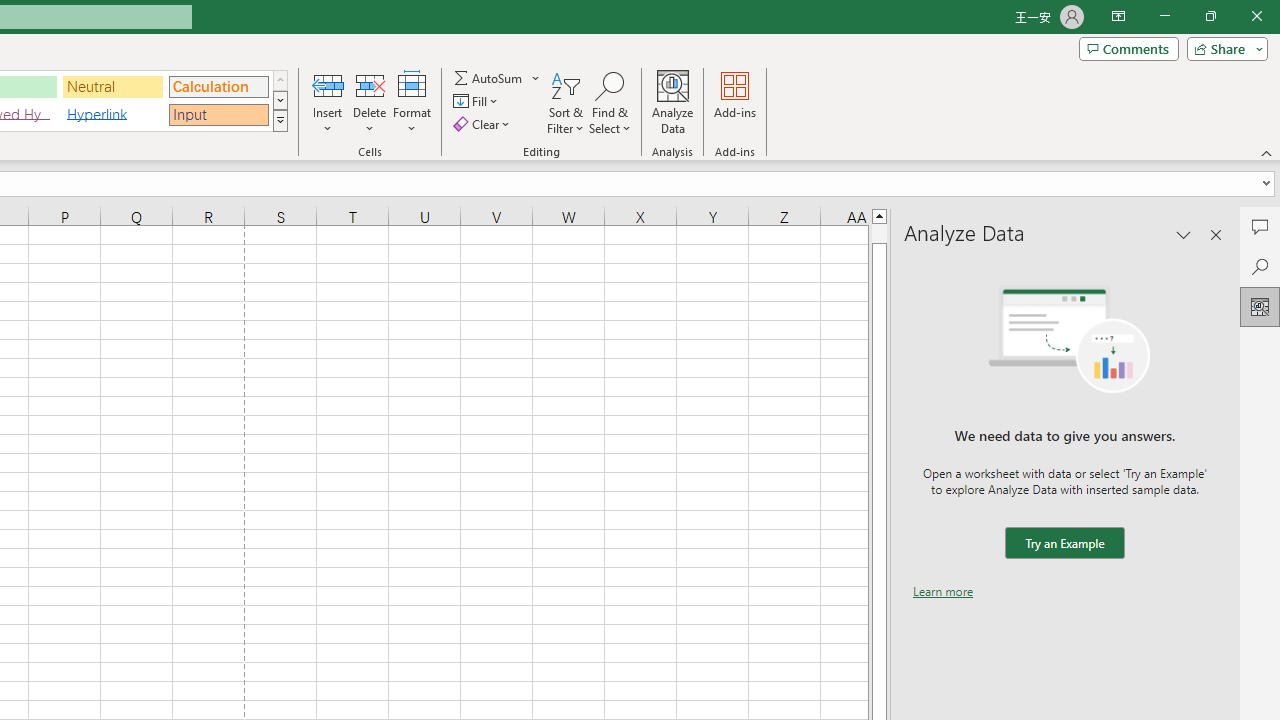  I want to click on 'AutoSum', so click(497, 77).